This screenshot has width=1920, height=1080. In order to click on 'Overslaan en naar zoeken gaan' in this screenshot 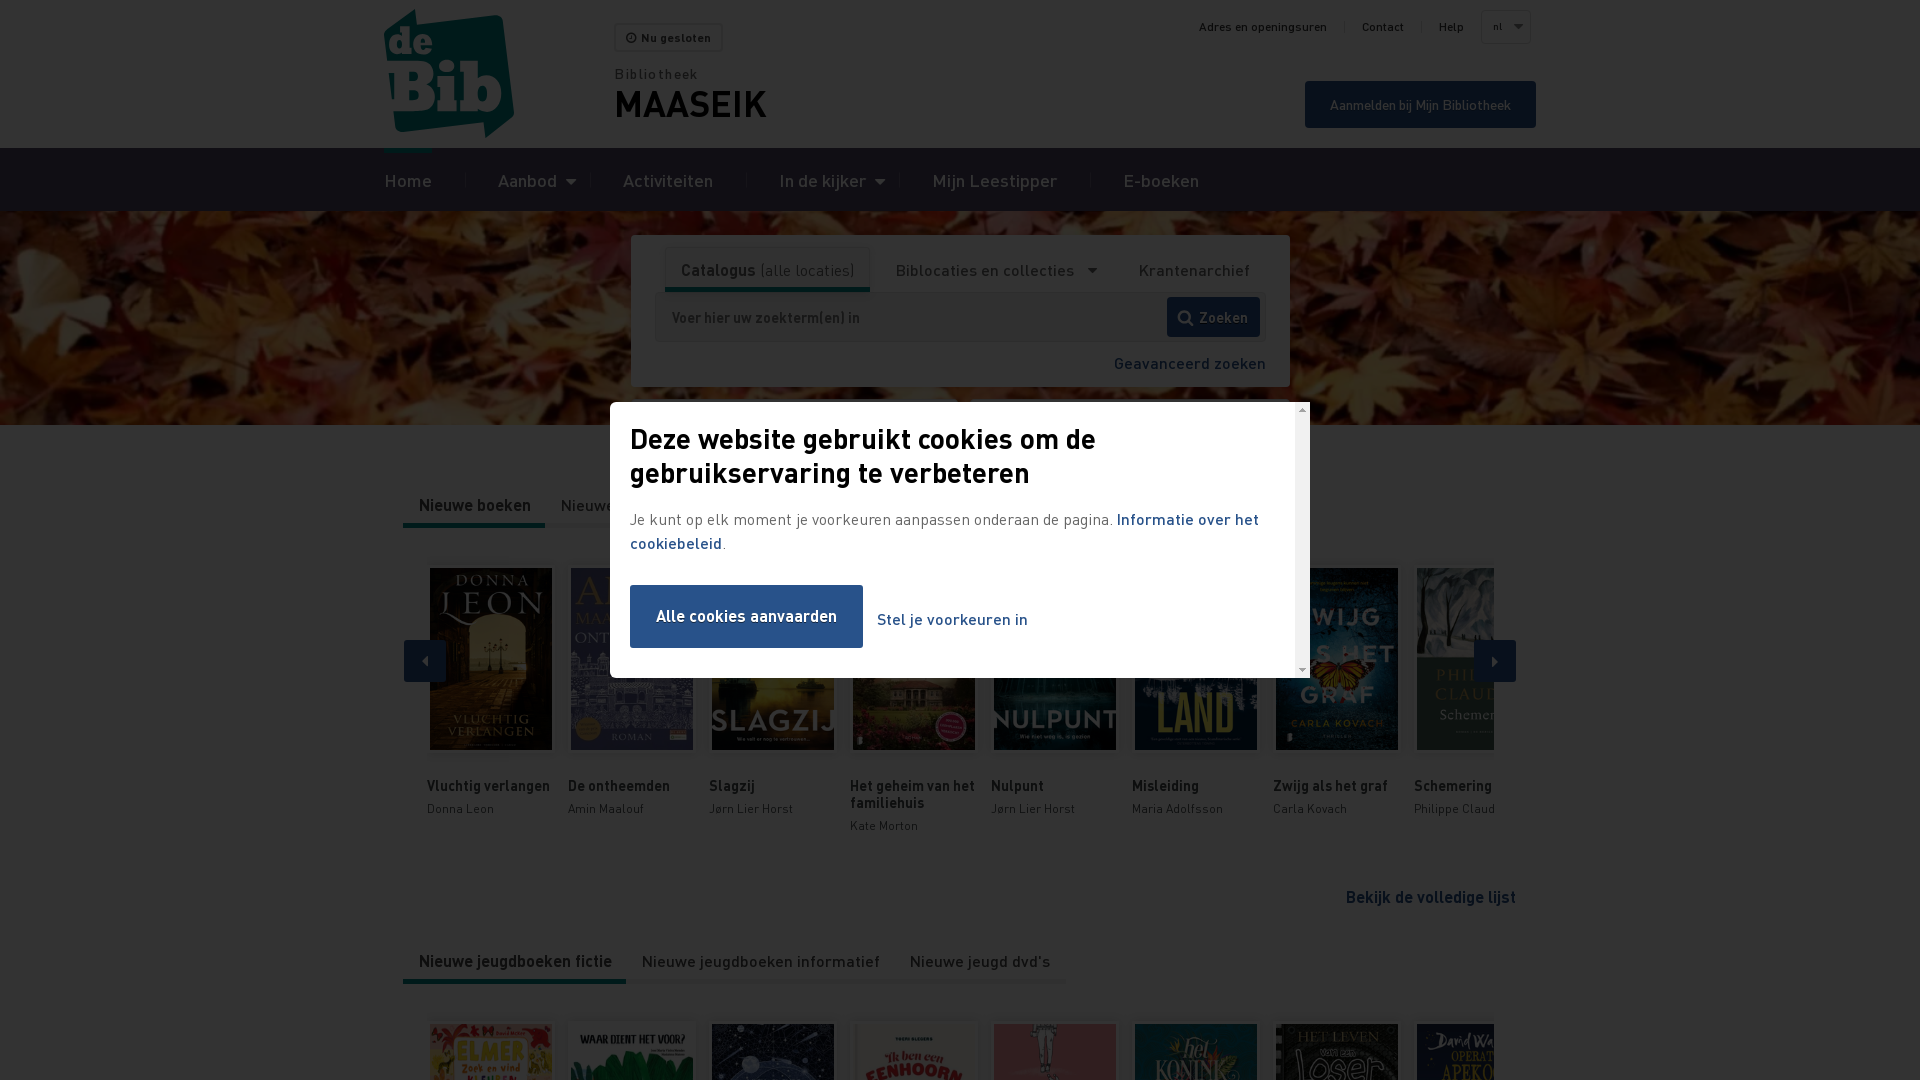, I will do `click(0, 0)`.